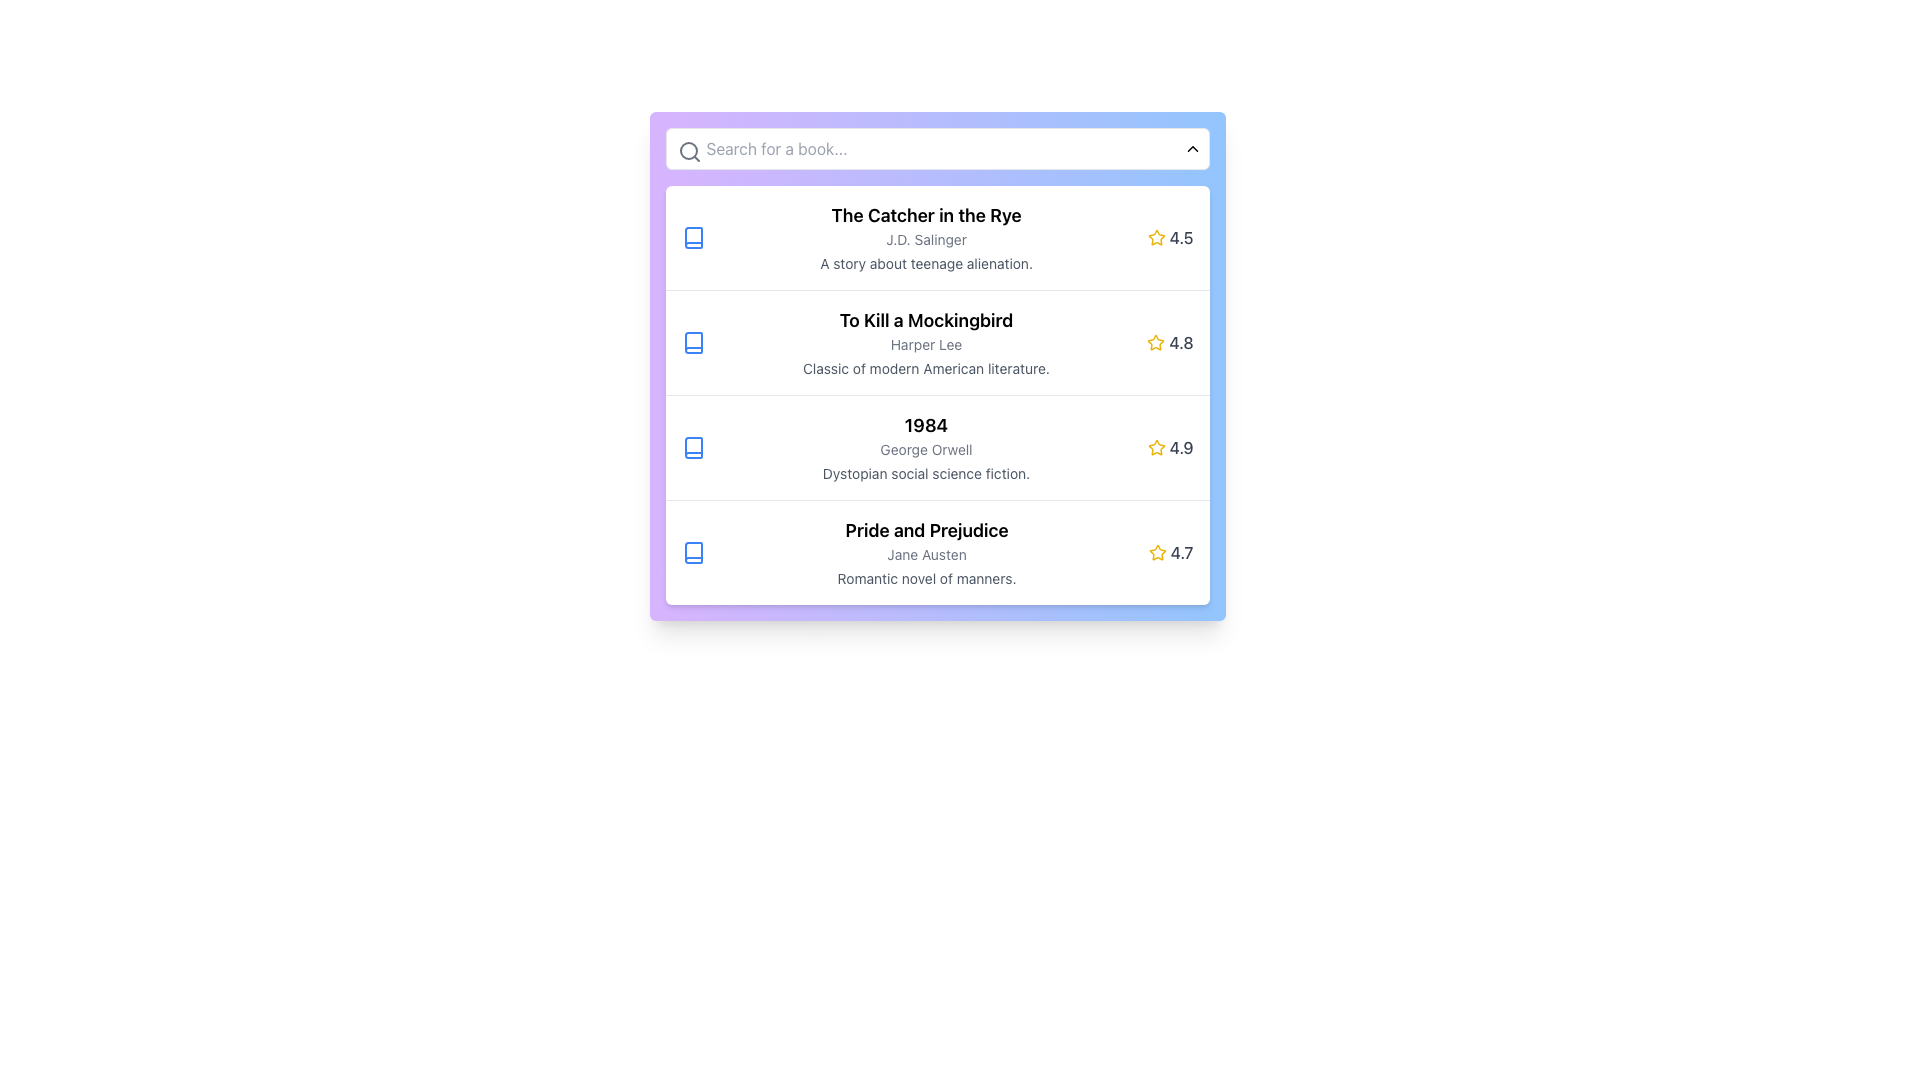 The width and height of the screenshot is (1920, 1080). What do you see at coordinates (1156, 446) in the screenshot?
I see `the yellow star icon next to the rating value '4.9' for the book '1984'` at bounding box center [1156, 446].